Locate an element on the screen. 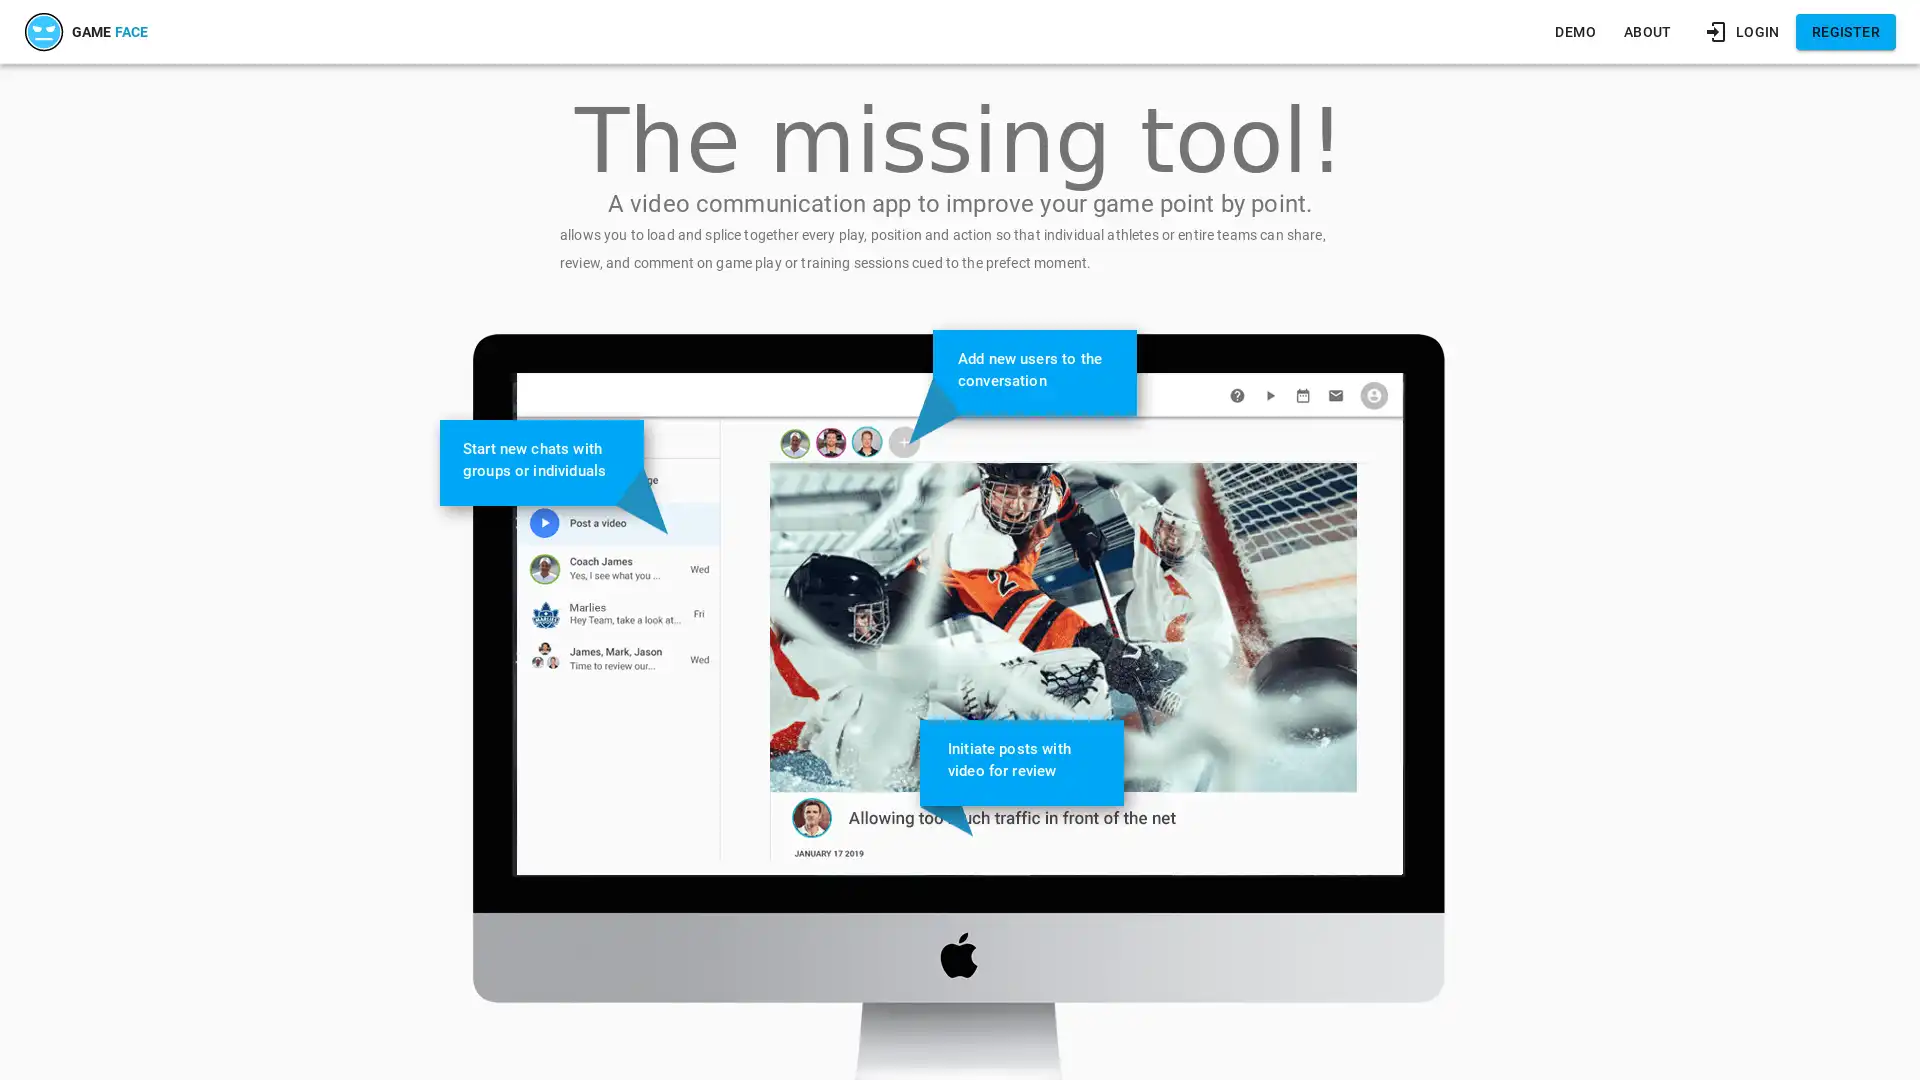 This screenshot has height=1080, width=1920. LOGIN is located at coordinates (1740, 31).